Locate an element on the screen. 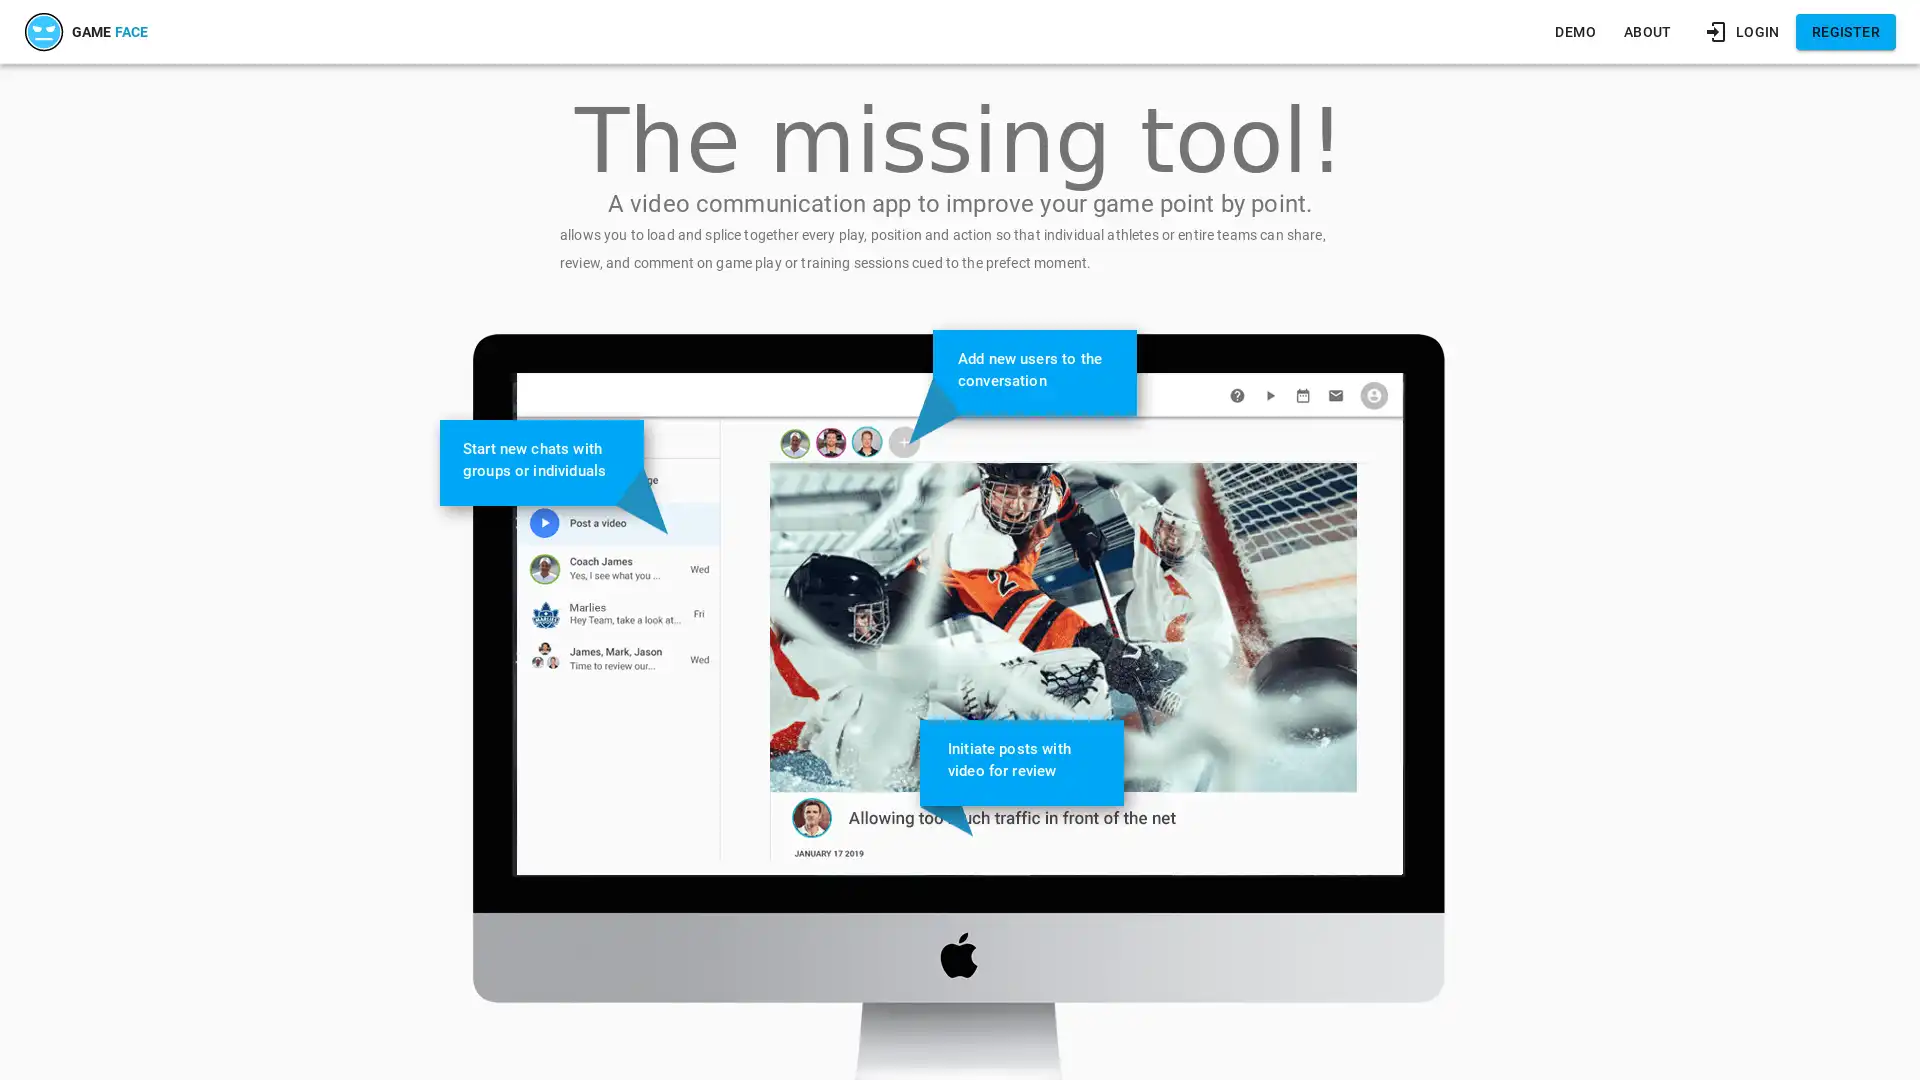 This screenshot has height=1080, width=1920. LOGIN is located at coordinates (1740, 31).